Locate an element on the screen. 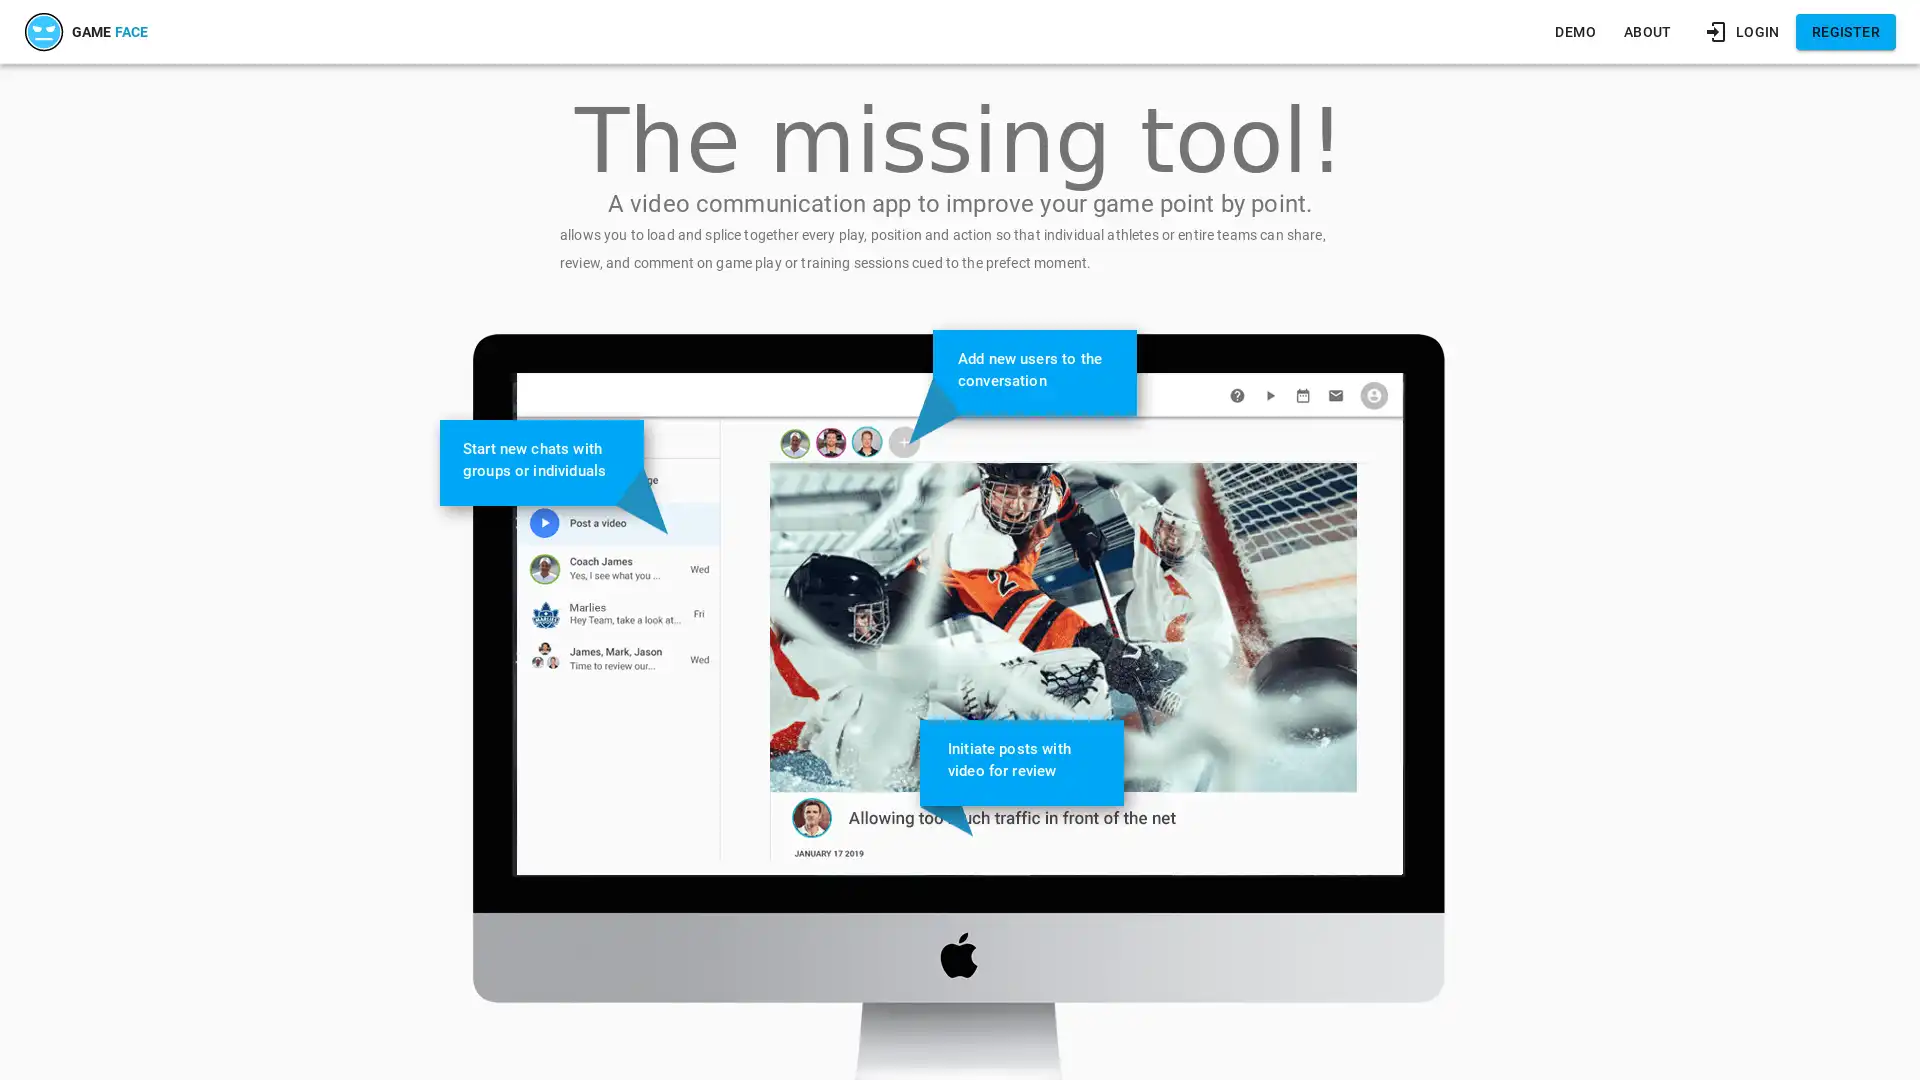 This screenshot has height=1080, width=1920. LOGIN is located at coordinates (1740, 31).